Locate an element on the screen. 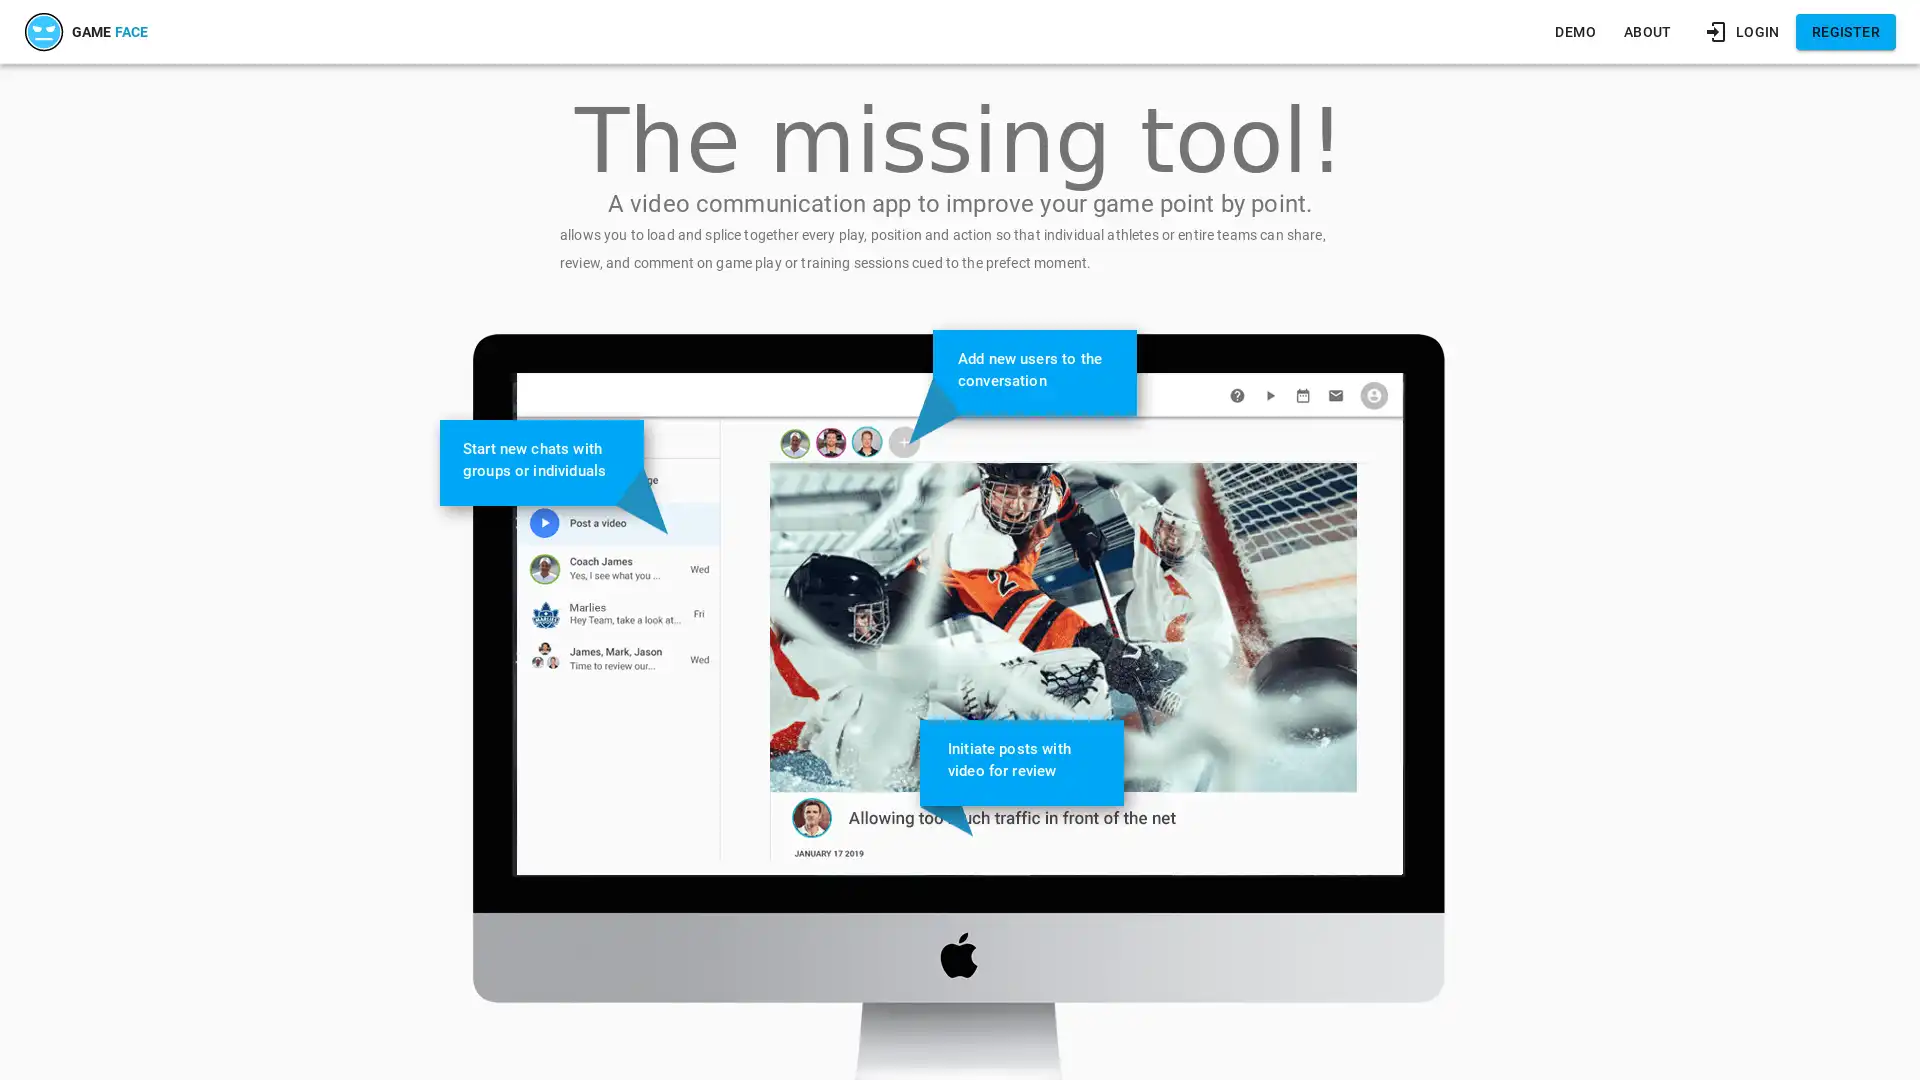 This screenshot has height=1080, width=1920. LOGIN is located at coordinates (1740, 31).